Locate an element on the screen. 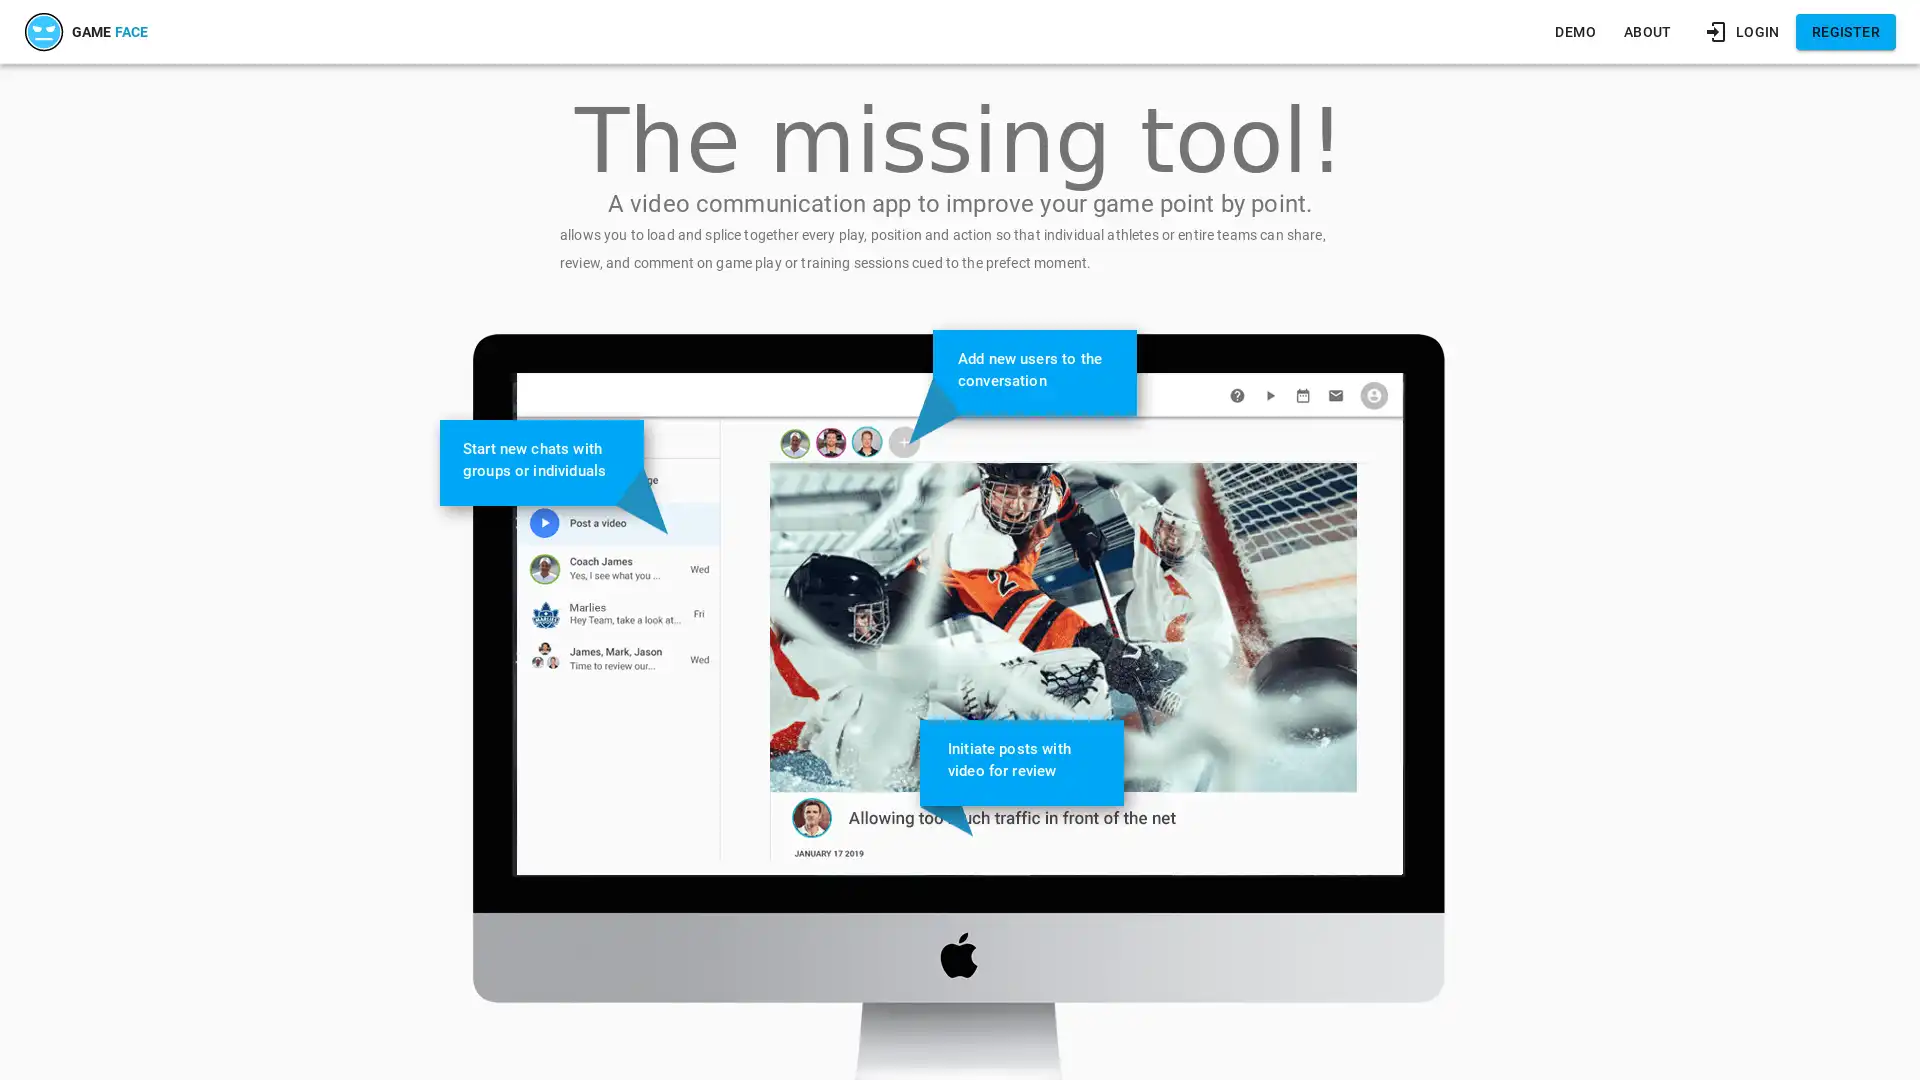 This screenshot has height=1080, width=1920. LOGIN is located at coordinates (1740, 31).